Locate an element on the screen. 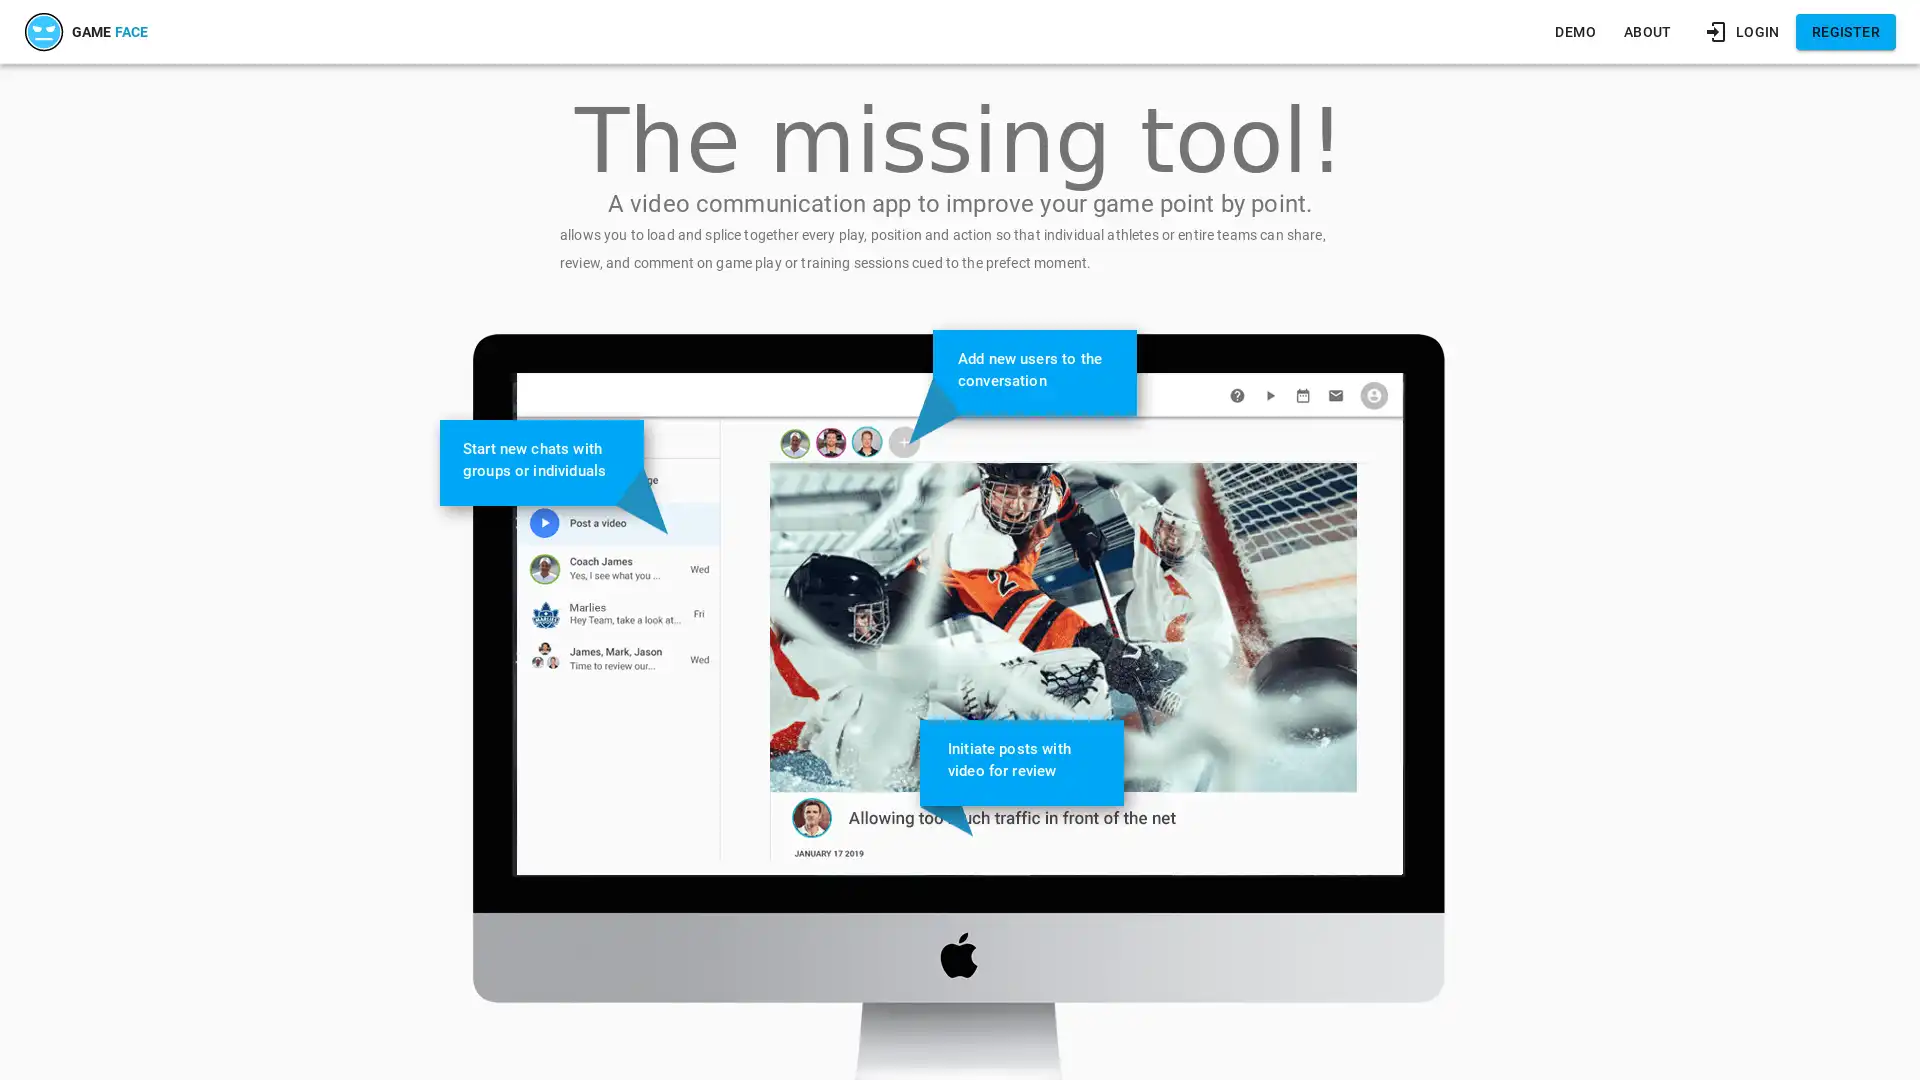 This screenshot has height=1080, width=1920. LOGIN is located at coordinates (1740, 31).